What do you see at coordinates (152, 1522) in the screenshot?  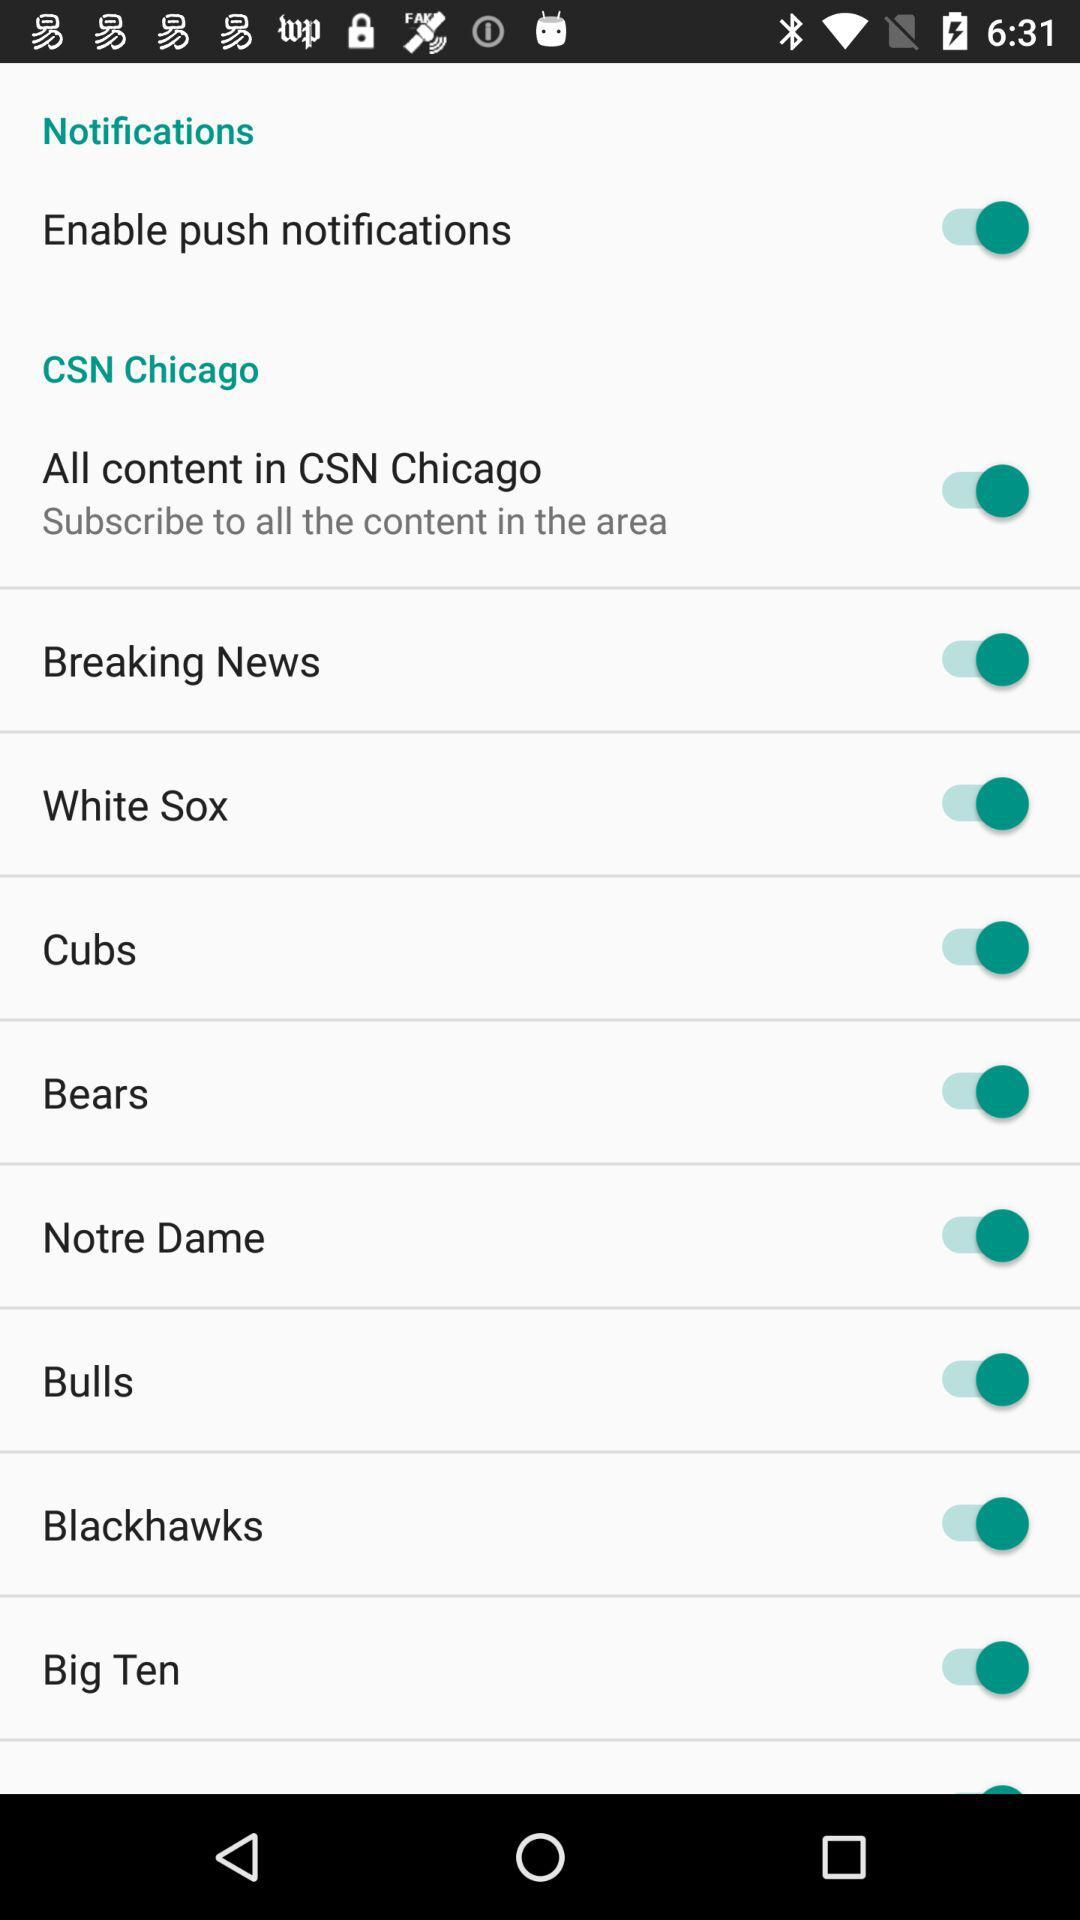 I see `the blackhawks` at bounding box center [152, 1522].